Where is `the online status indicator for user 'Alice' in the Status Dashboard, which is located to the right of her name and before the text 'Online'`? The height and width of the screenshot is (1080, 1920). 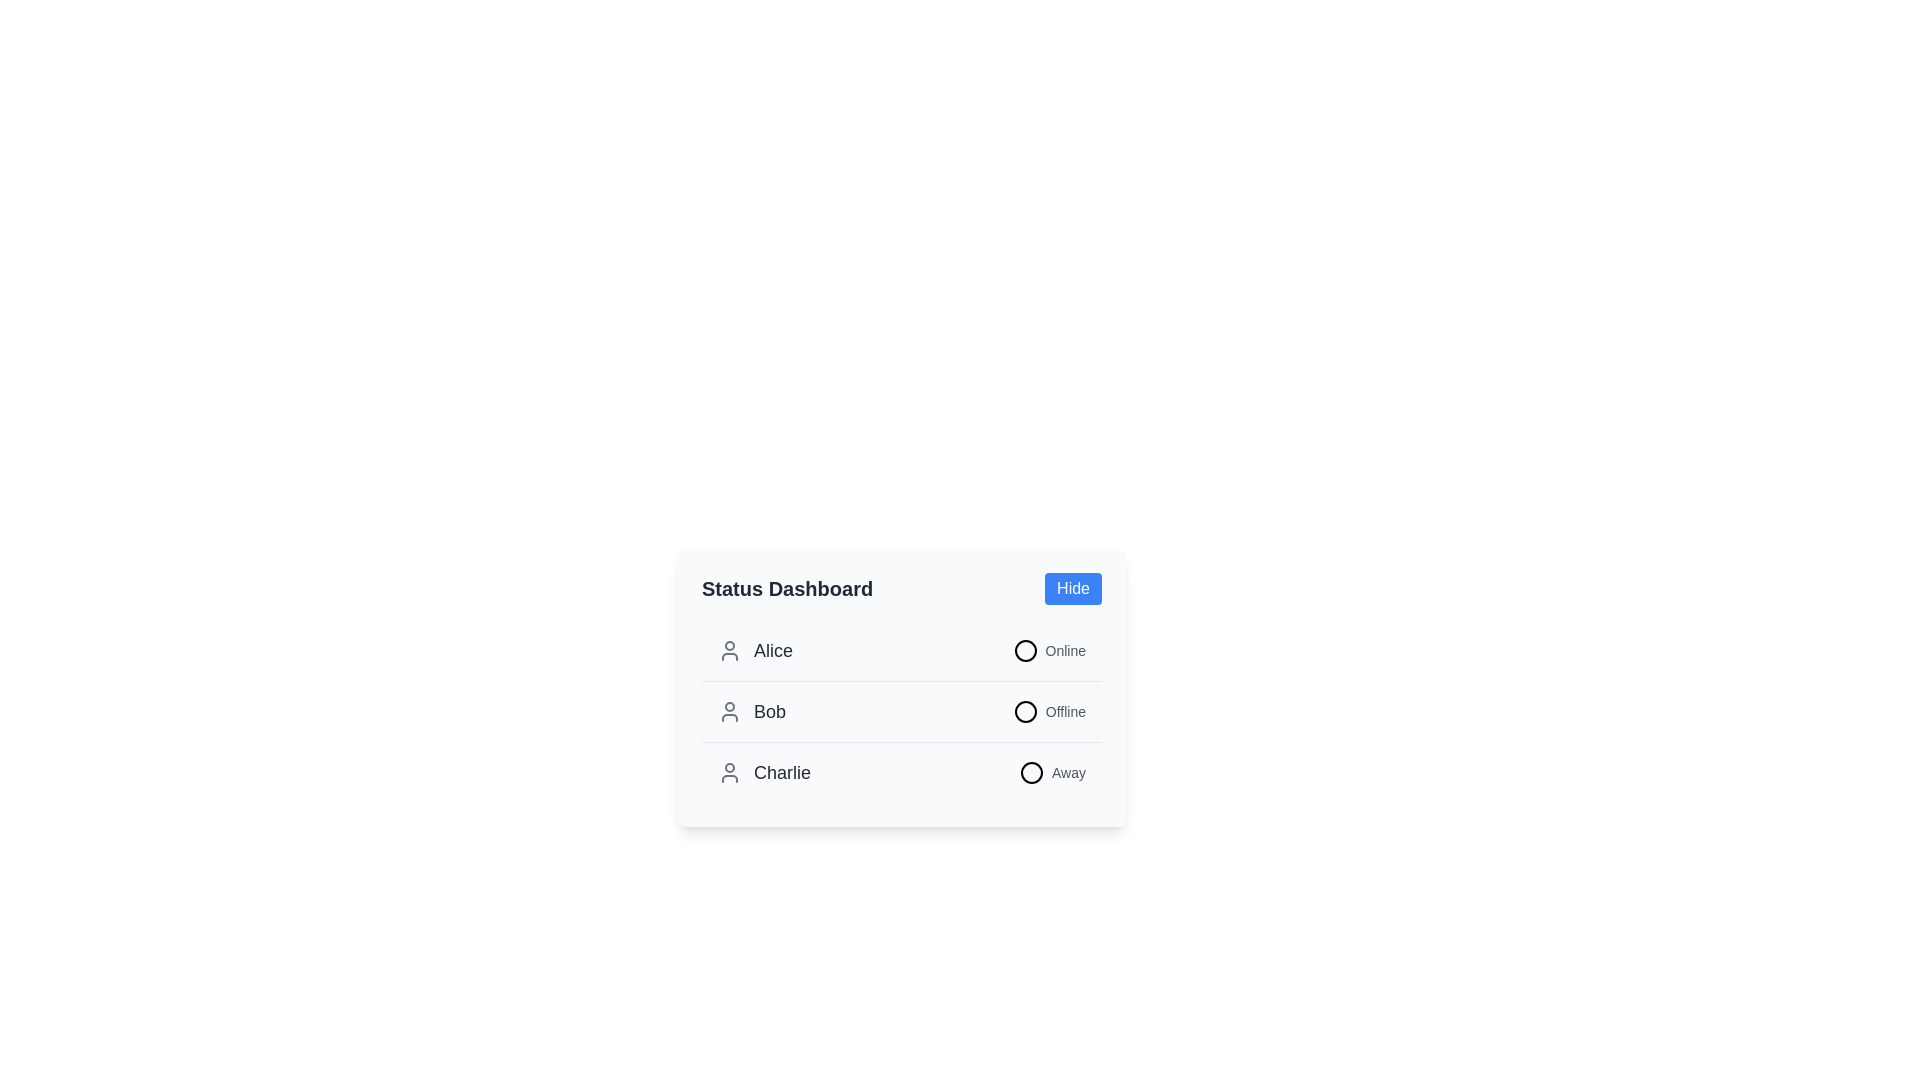
the online status indicator for user 'Alice' in the Status Dashboard, which is located to the right of her name and before the text 'Online' is located at coordinates (1025, 651).